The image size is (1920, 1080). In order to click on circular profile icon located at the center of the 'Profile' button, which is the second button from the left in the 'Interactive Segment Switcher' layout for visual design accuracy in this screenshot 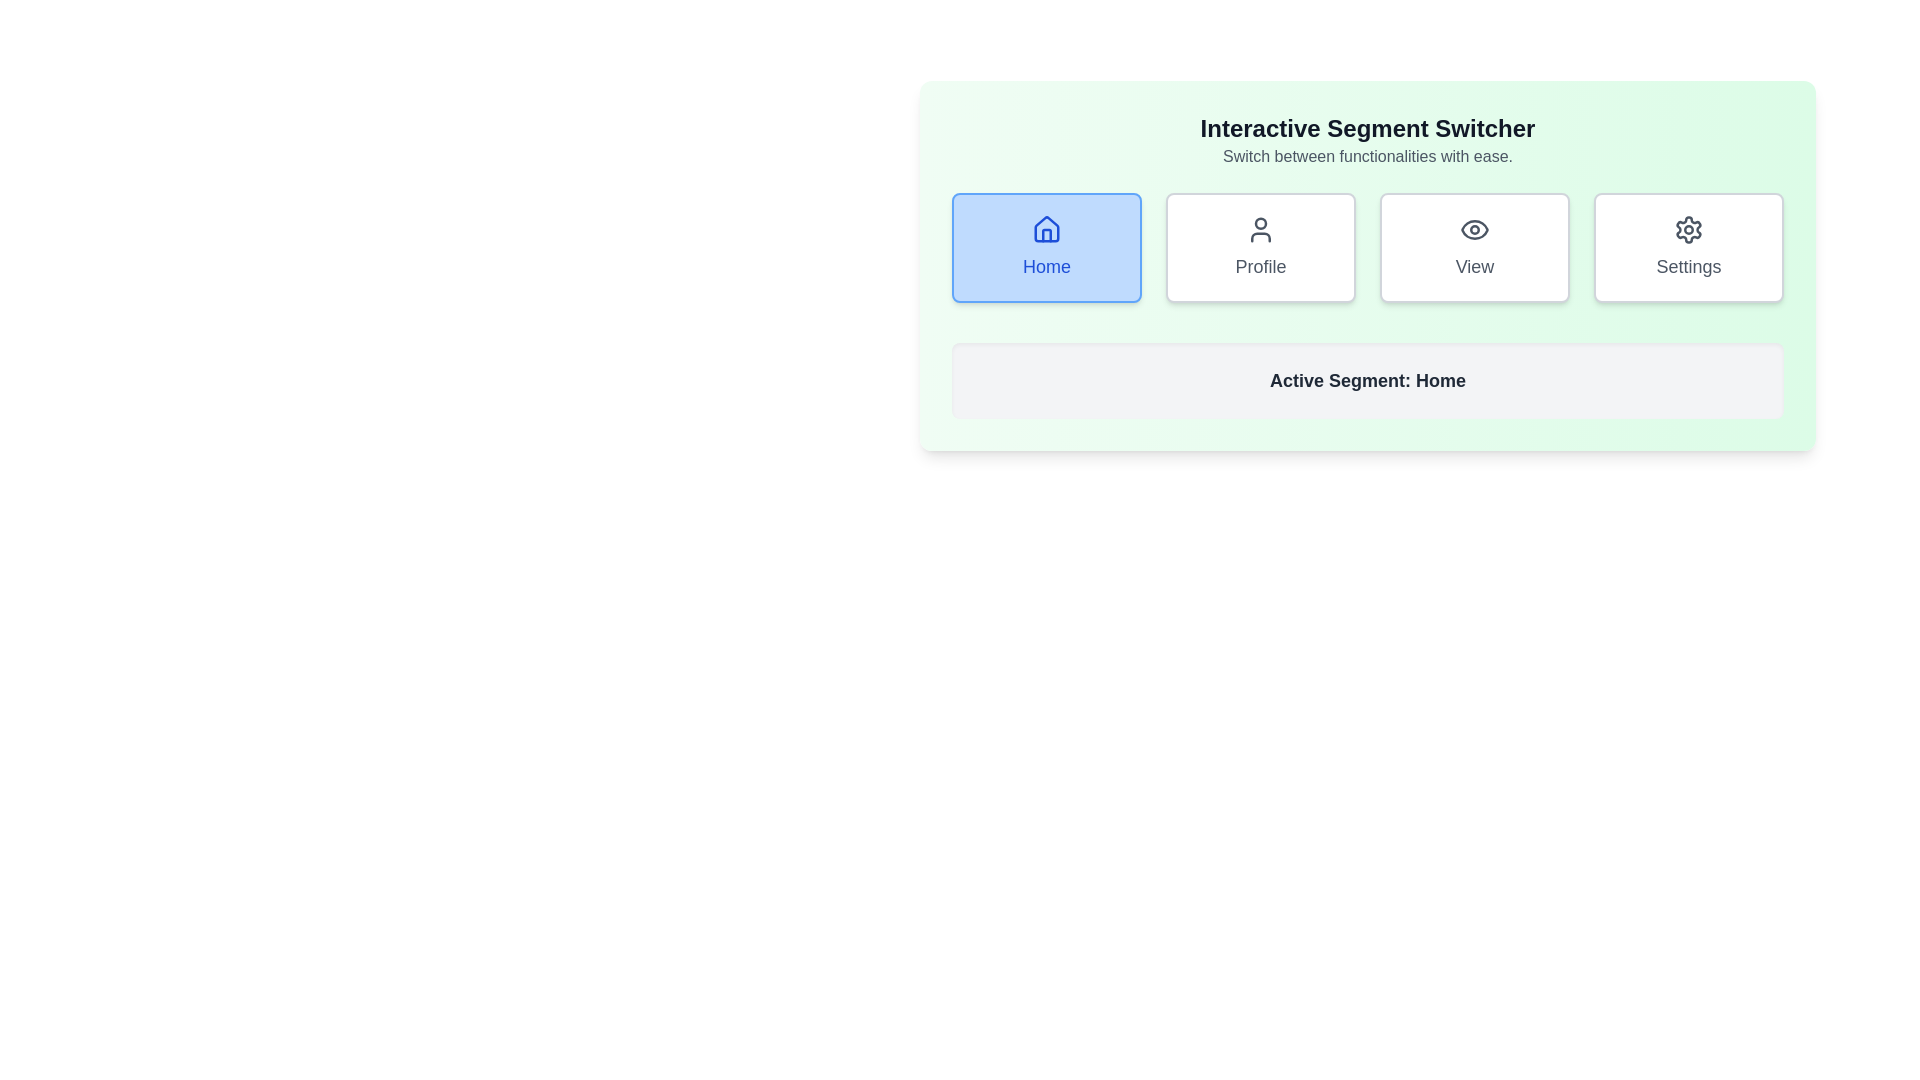, I will do `click(1260, 223)`.